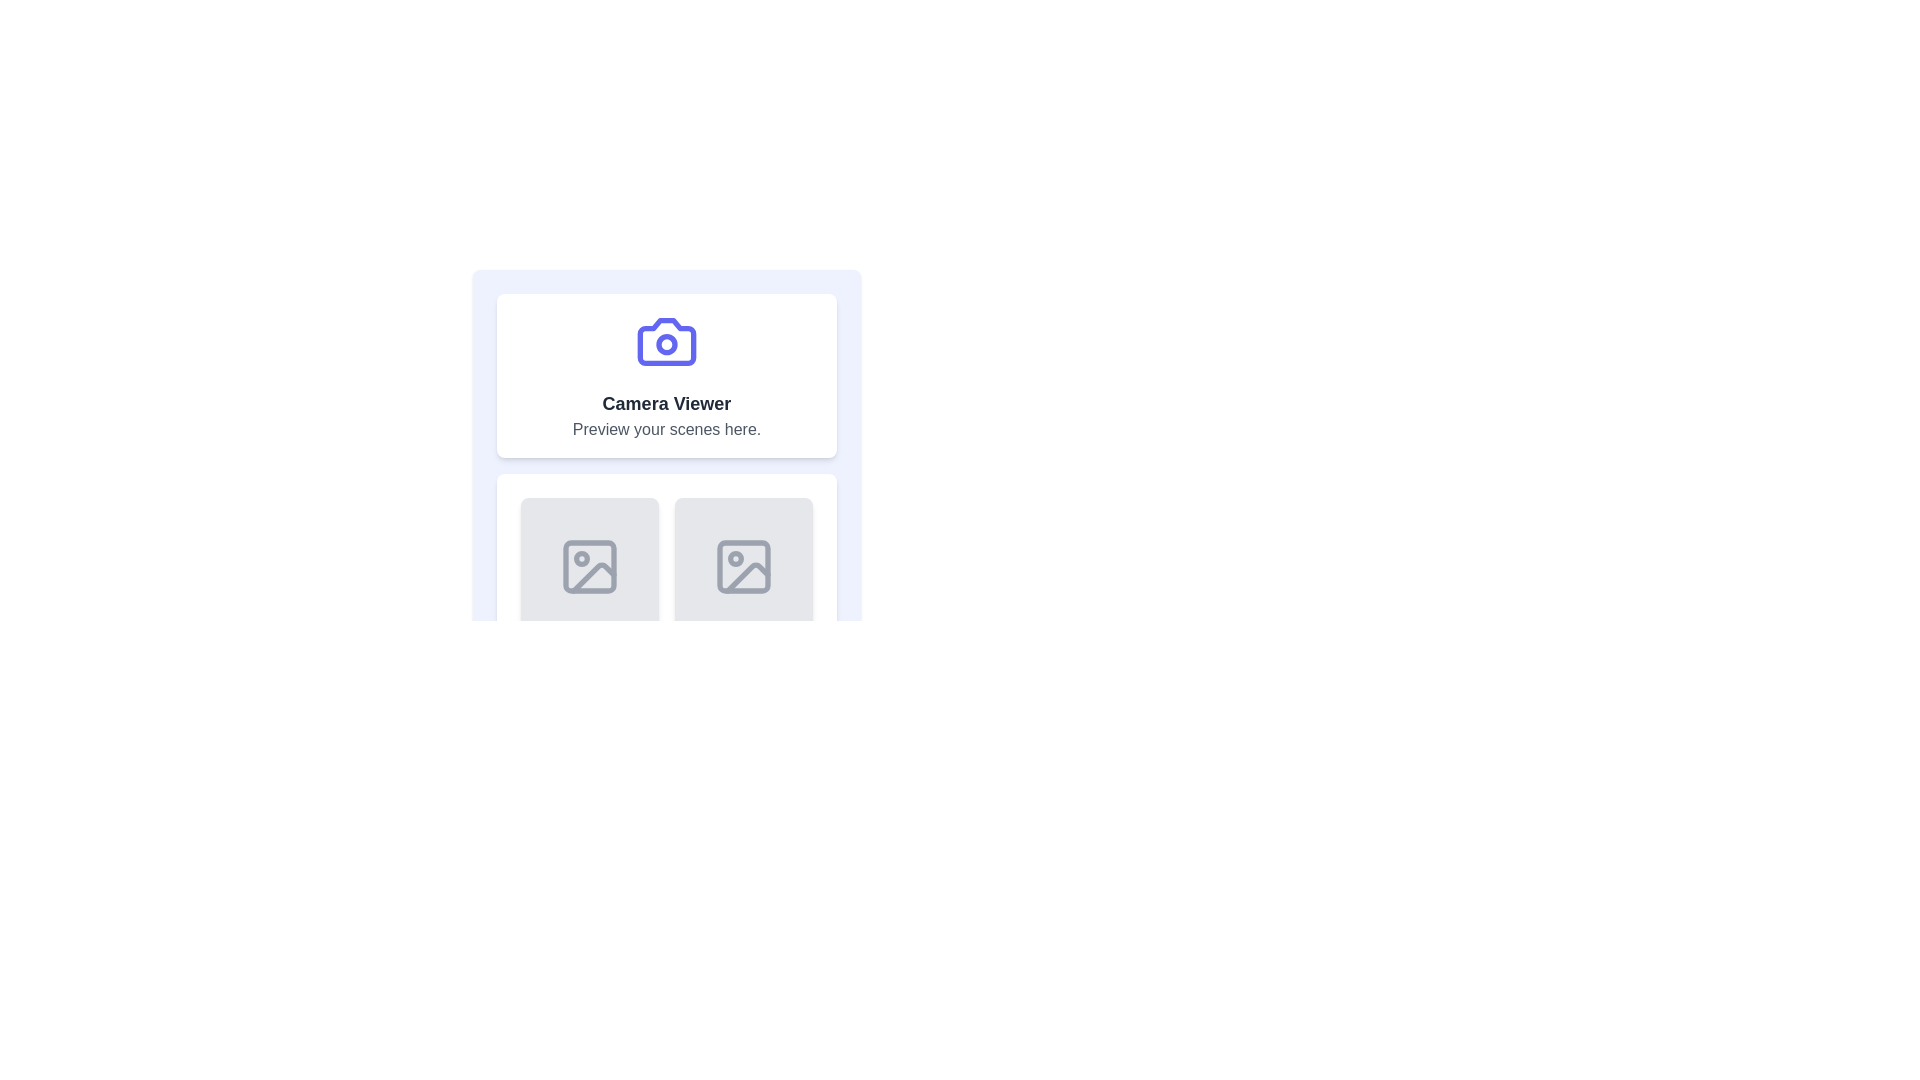 The width and height of the screenshot is (1920, 1080). Describe the element at coordinates (743, 567) in the screenshot. I see `the light gray picture icon in the bottom-right area of the grid, located in the second row and second column` at that location.